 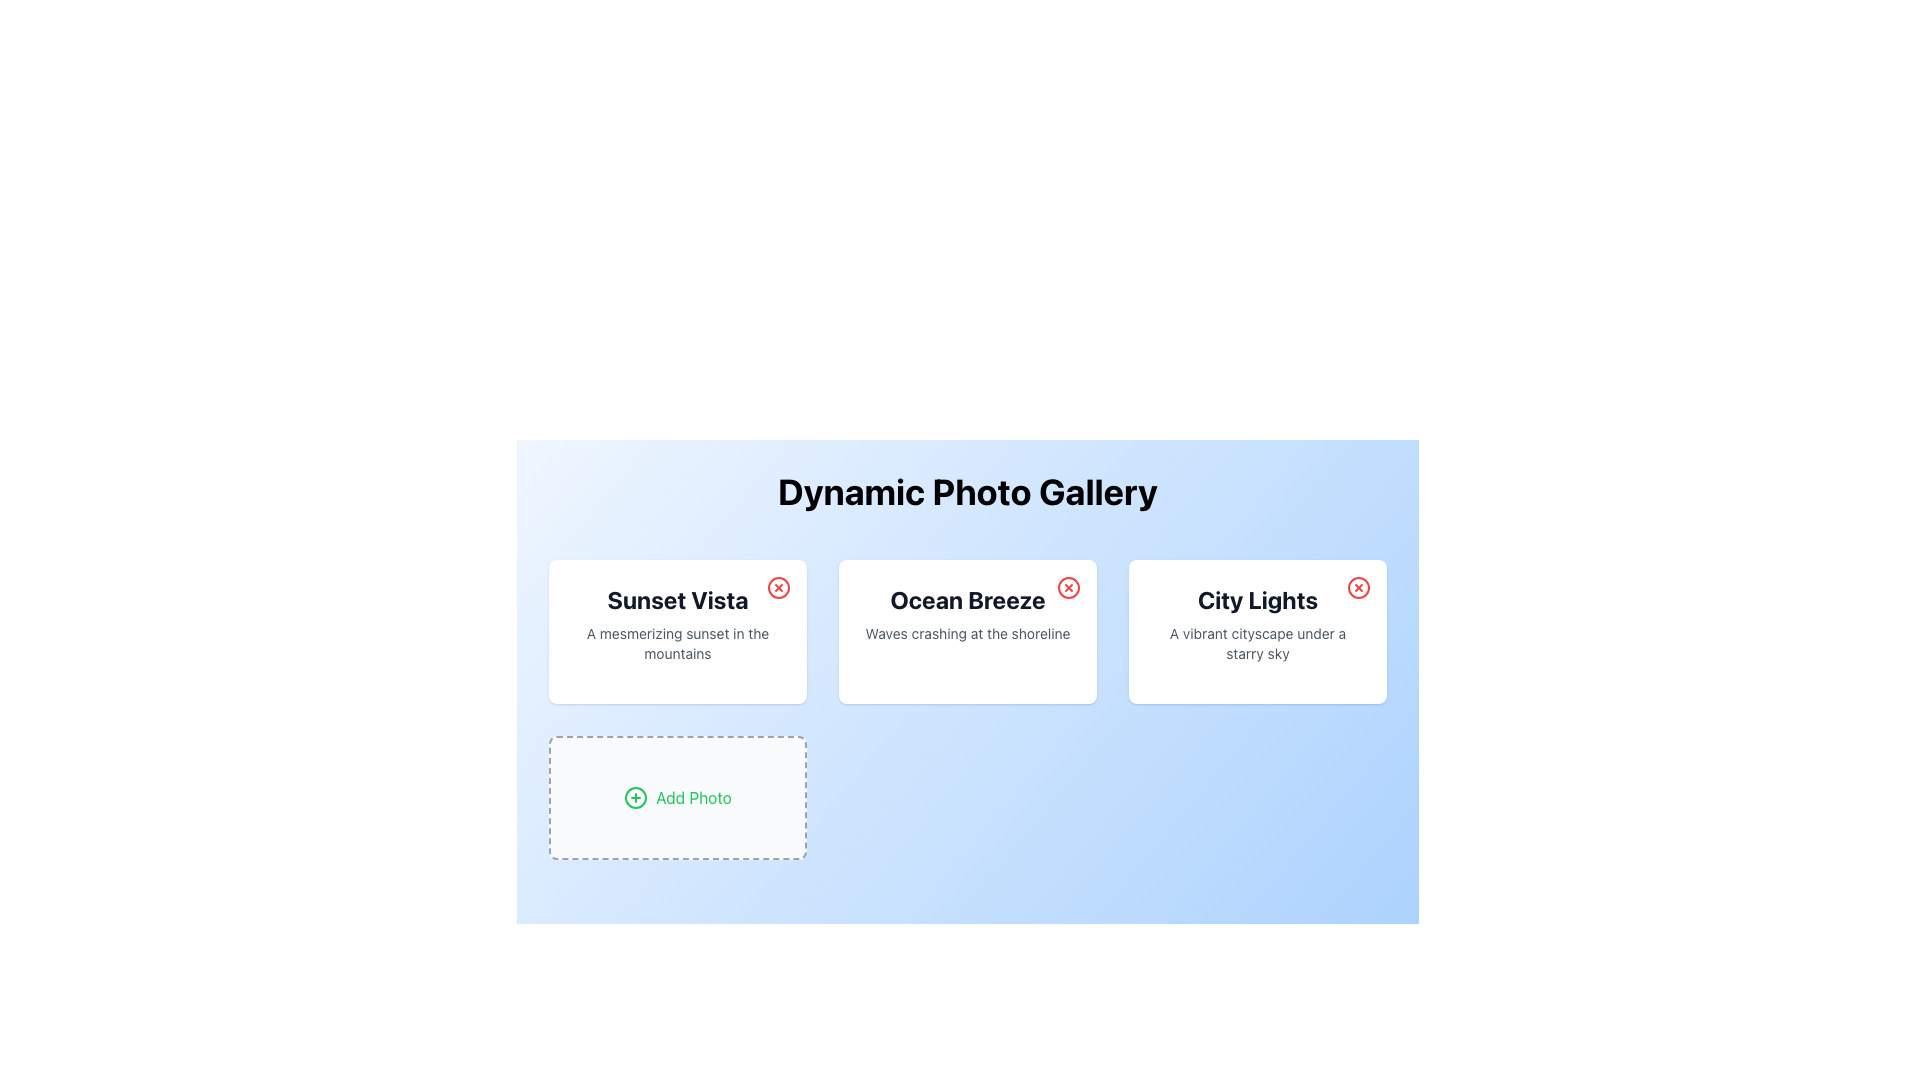 What do you see at coordinates (1358, 586) in the screenshot?
I see `the close button located in the top-right corner of the 'City Lights' card` at bounding box center [1358, 586].